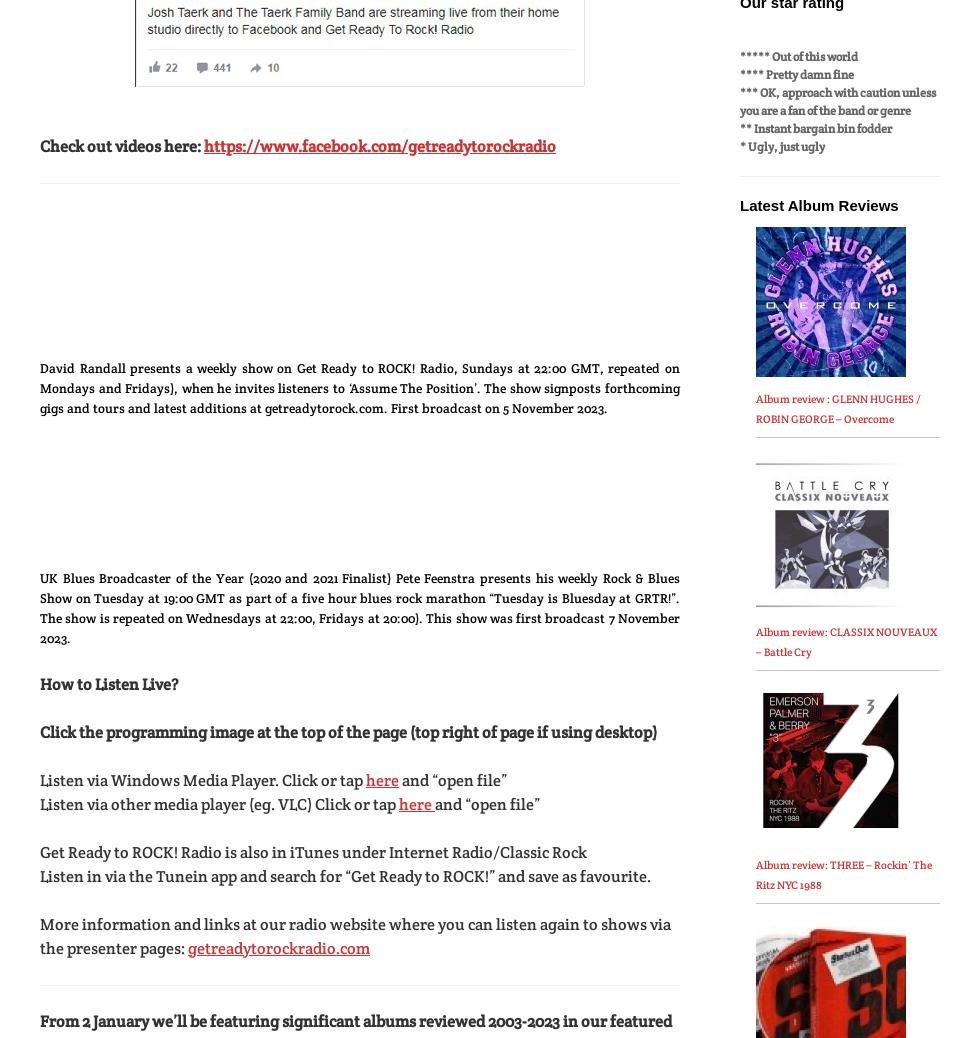  I want to click on 'More information and links at our radio website where you can listen again to shows via the presenter pages:', so click(355, 935).